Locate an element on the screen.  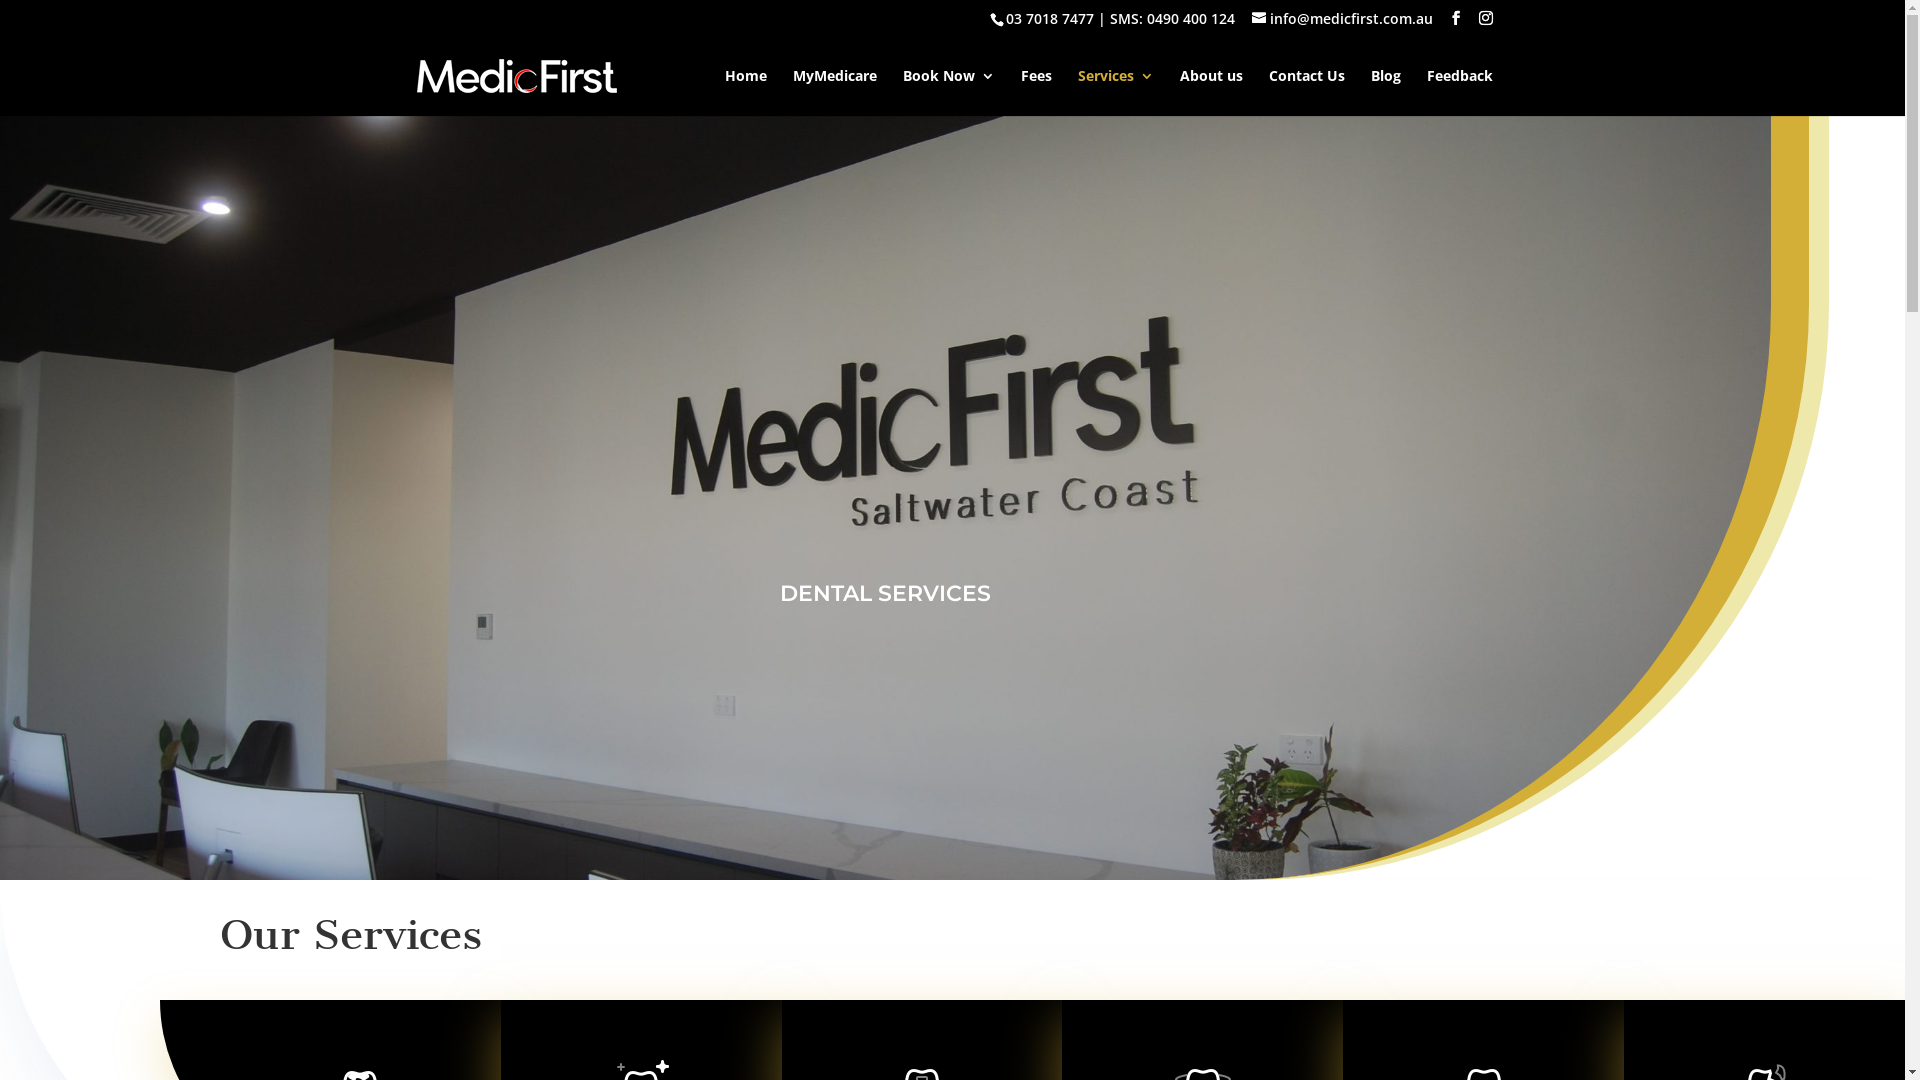
'Contact Us' is located at coordinates (1305, 92).